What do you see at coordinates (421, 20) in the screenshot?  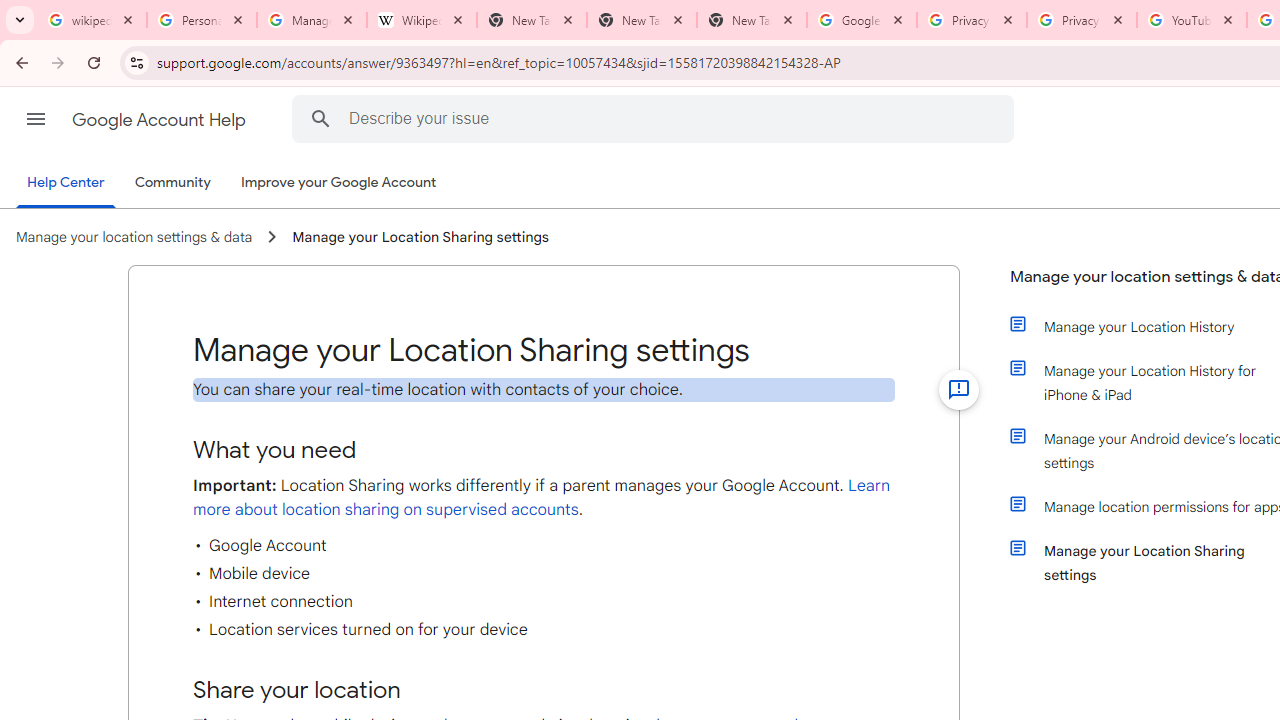 I see `'Wikipedia:Edit requests - Wikipedia'` at bounding box center [421, 20].